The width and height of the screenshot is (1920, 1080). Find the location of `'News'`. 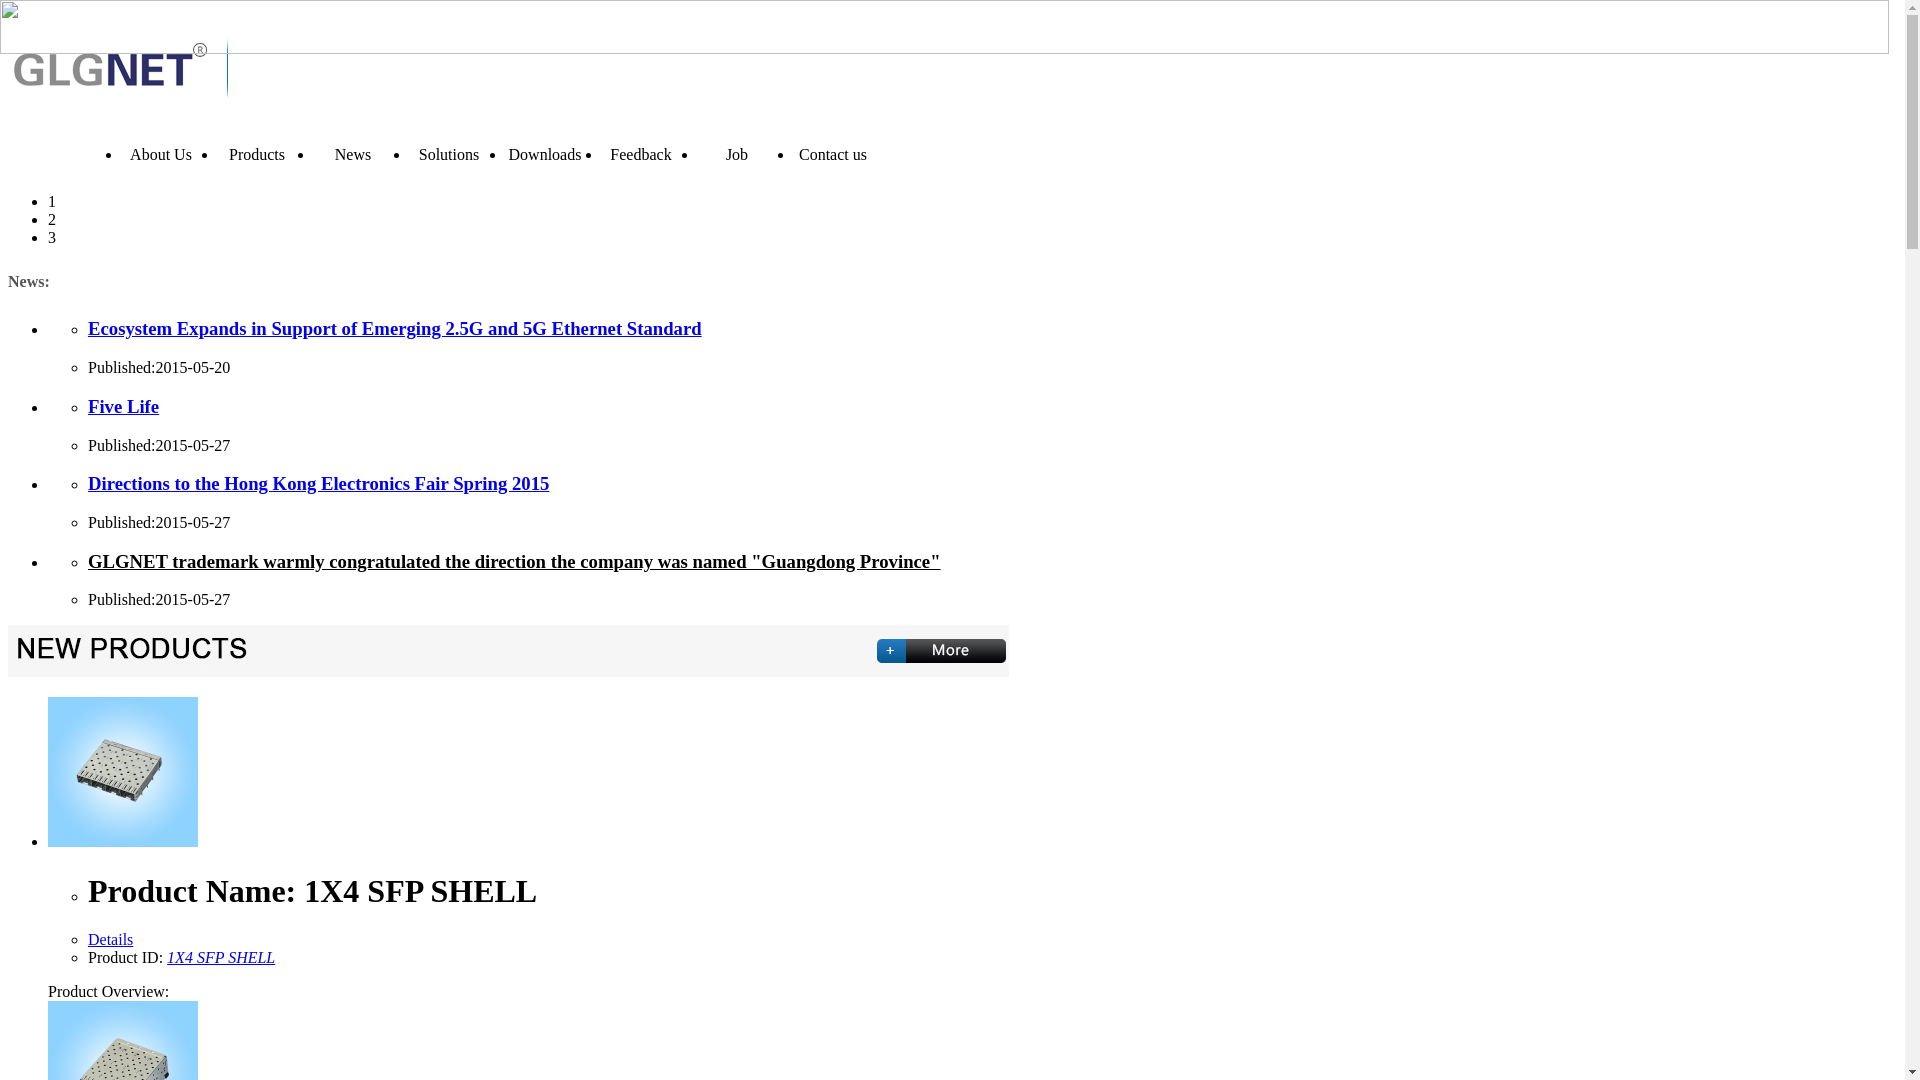

'News' is located at coordinates (353, 153).